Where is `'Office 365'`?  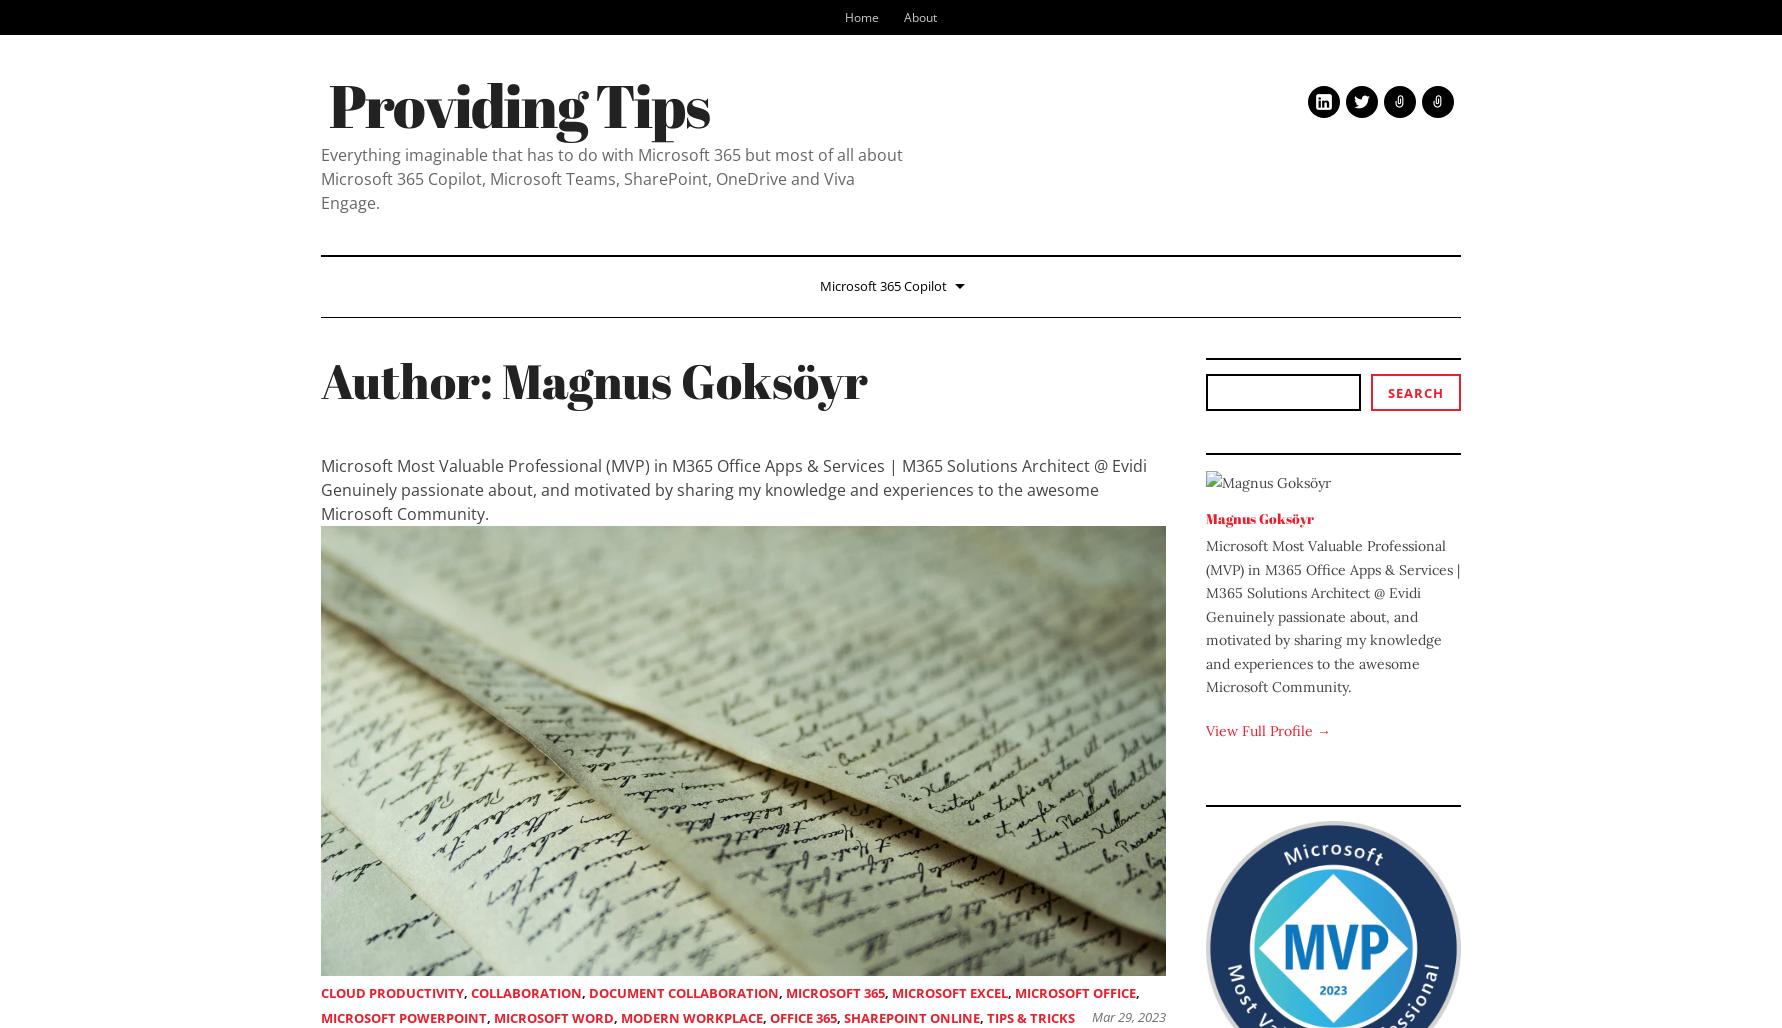
'Office 365' is located at coordinates (802, 1017).